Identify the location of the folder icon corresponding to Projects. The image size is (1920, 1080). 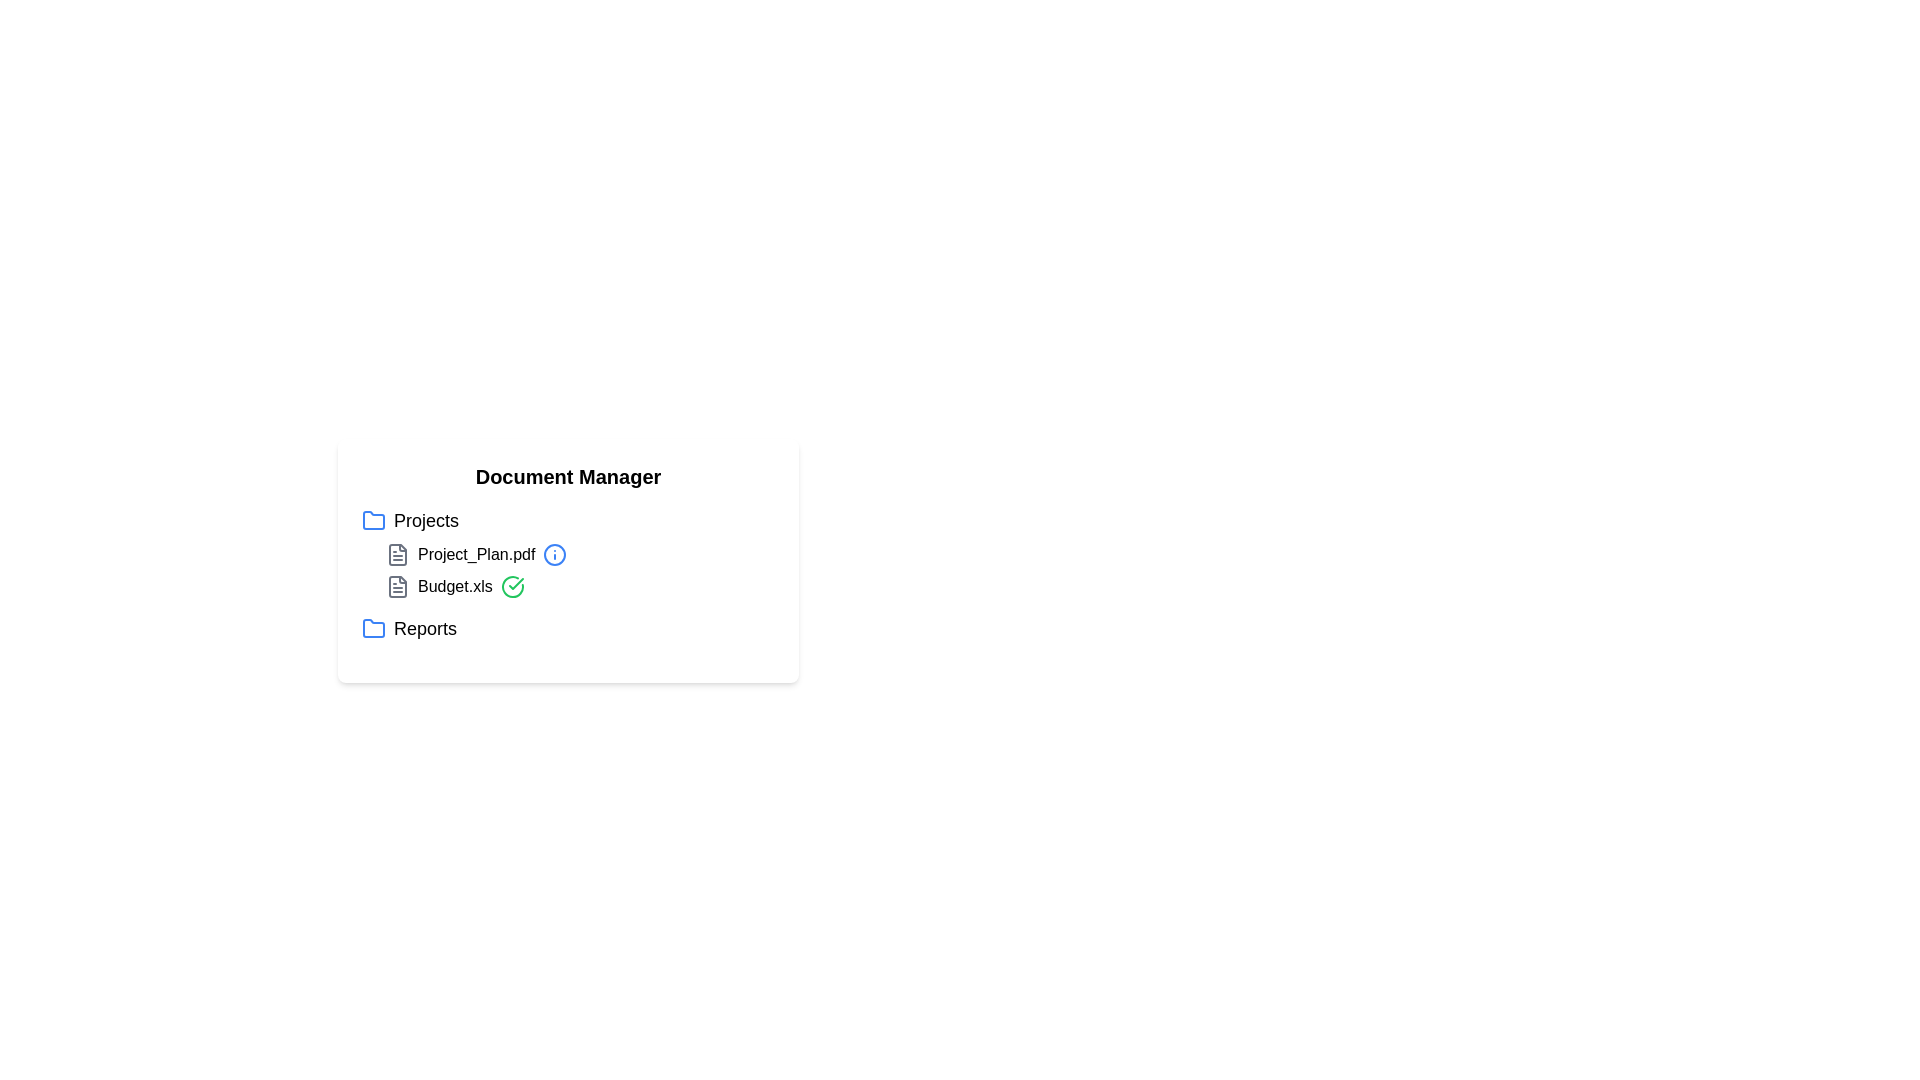
(374, 519).